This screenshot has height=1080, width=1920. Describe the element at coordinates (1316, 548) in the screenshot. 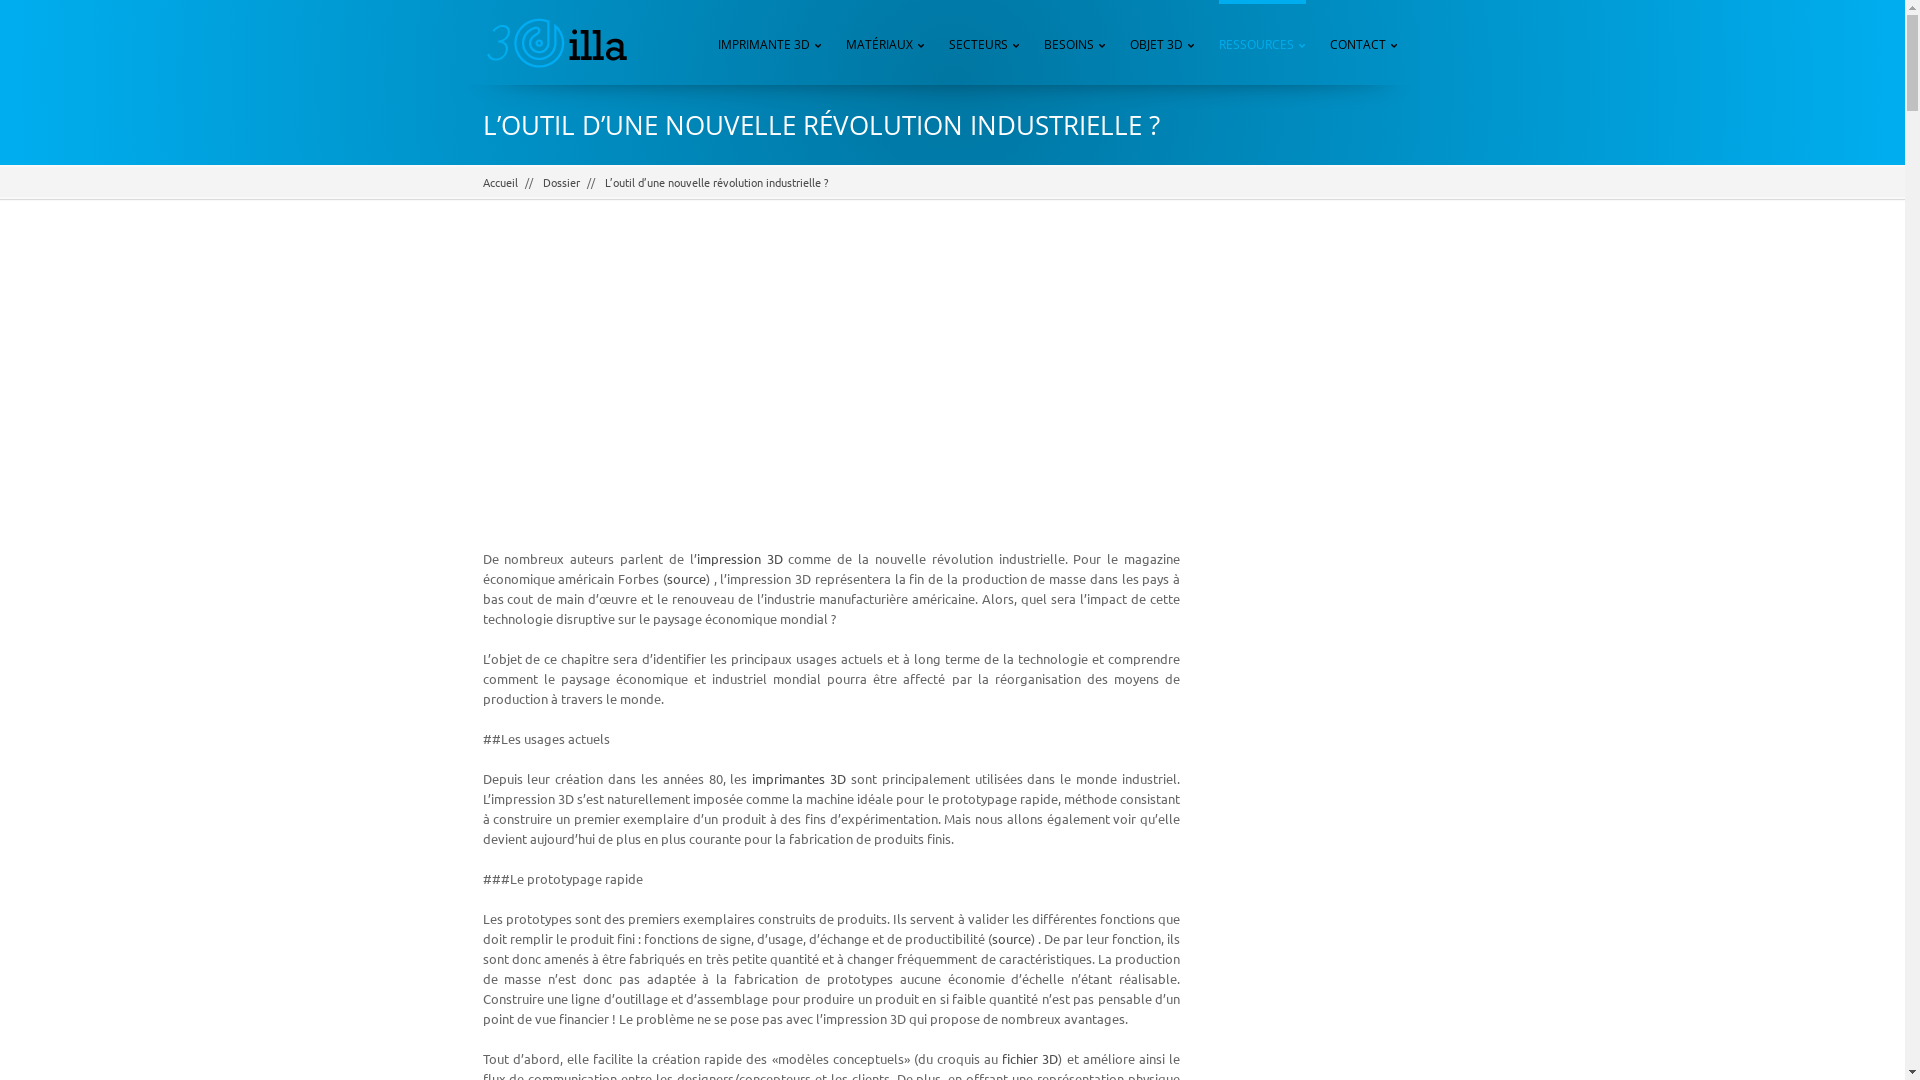

I see `'Advertisement'` at that location.